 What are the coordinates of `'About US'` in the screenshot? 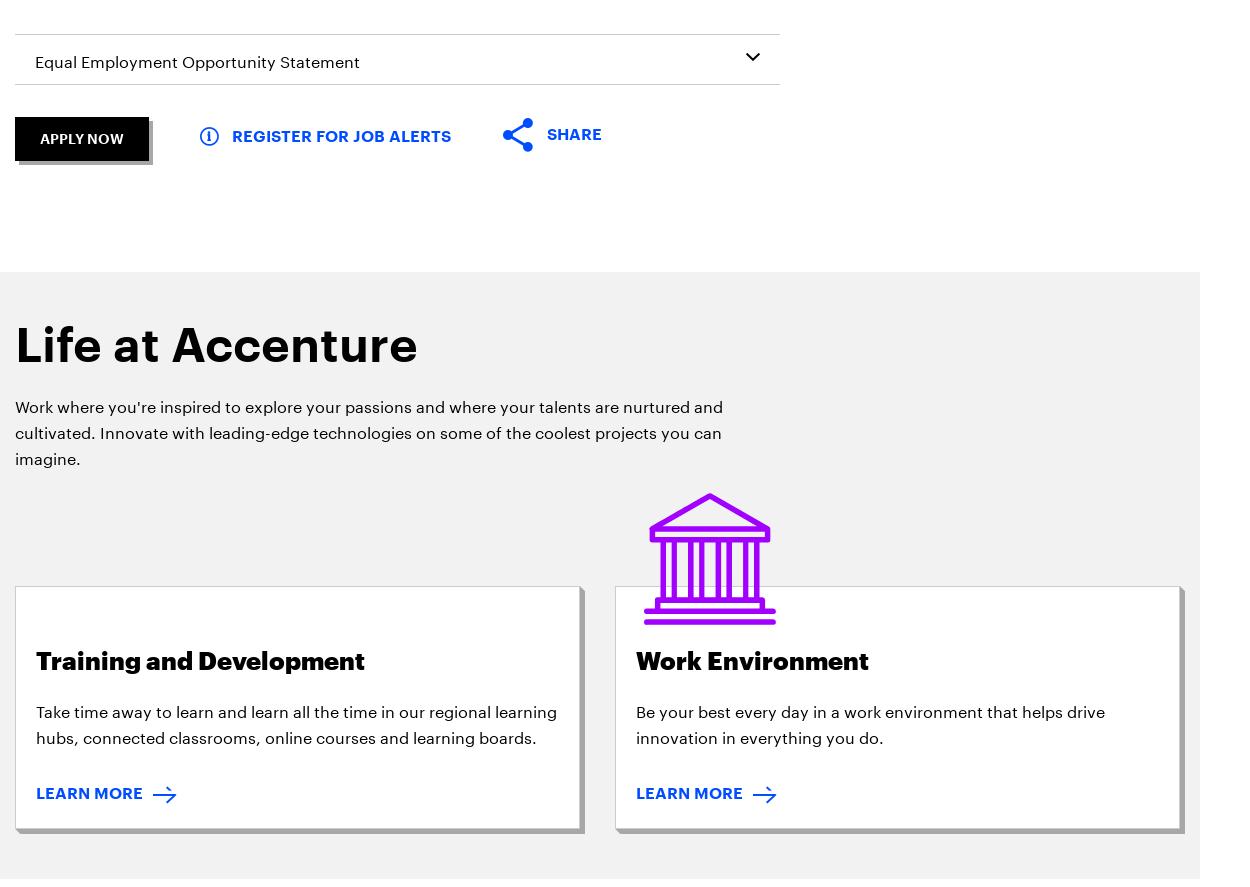 It's located at (161, 294).